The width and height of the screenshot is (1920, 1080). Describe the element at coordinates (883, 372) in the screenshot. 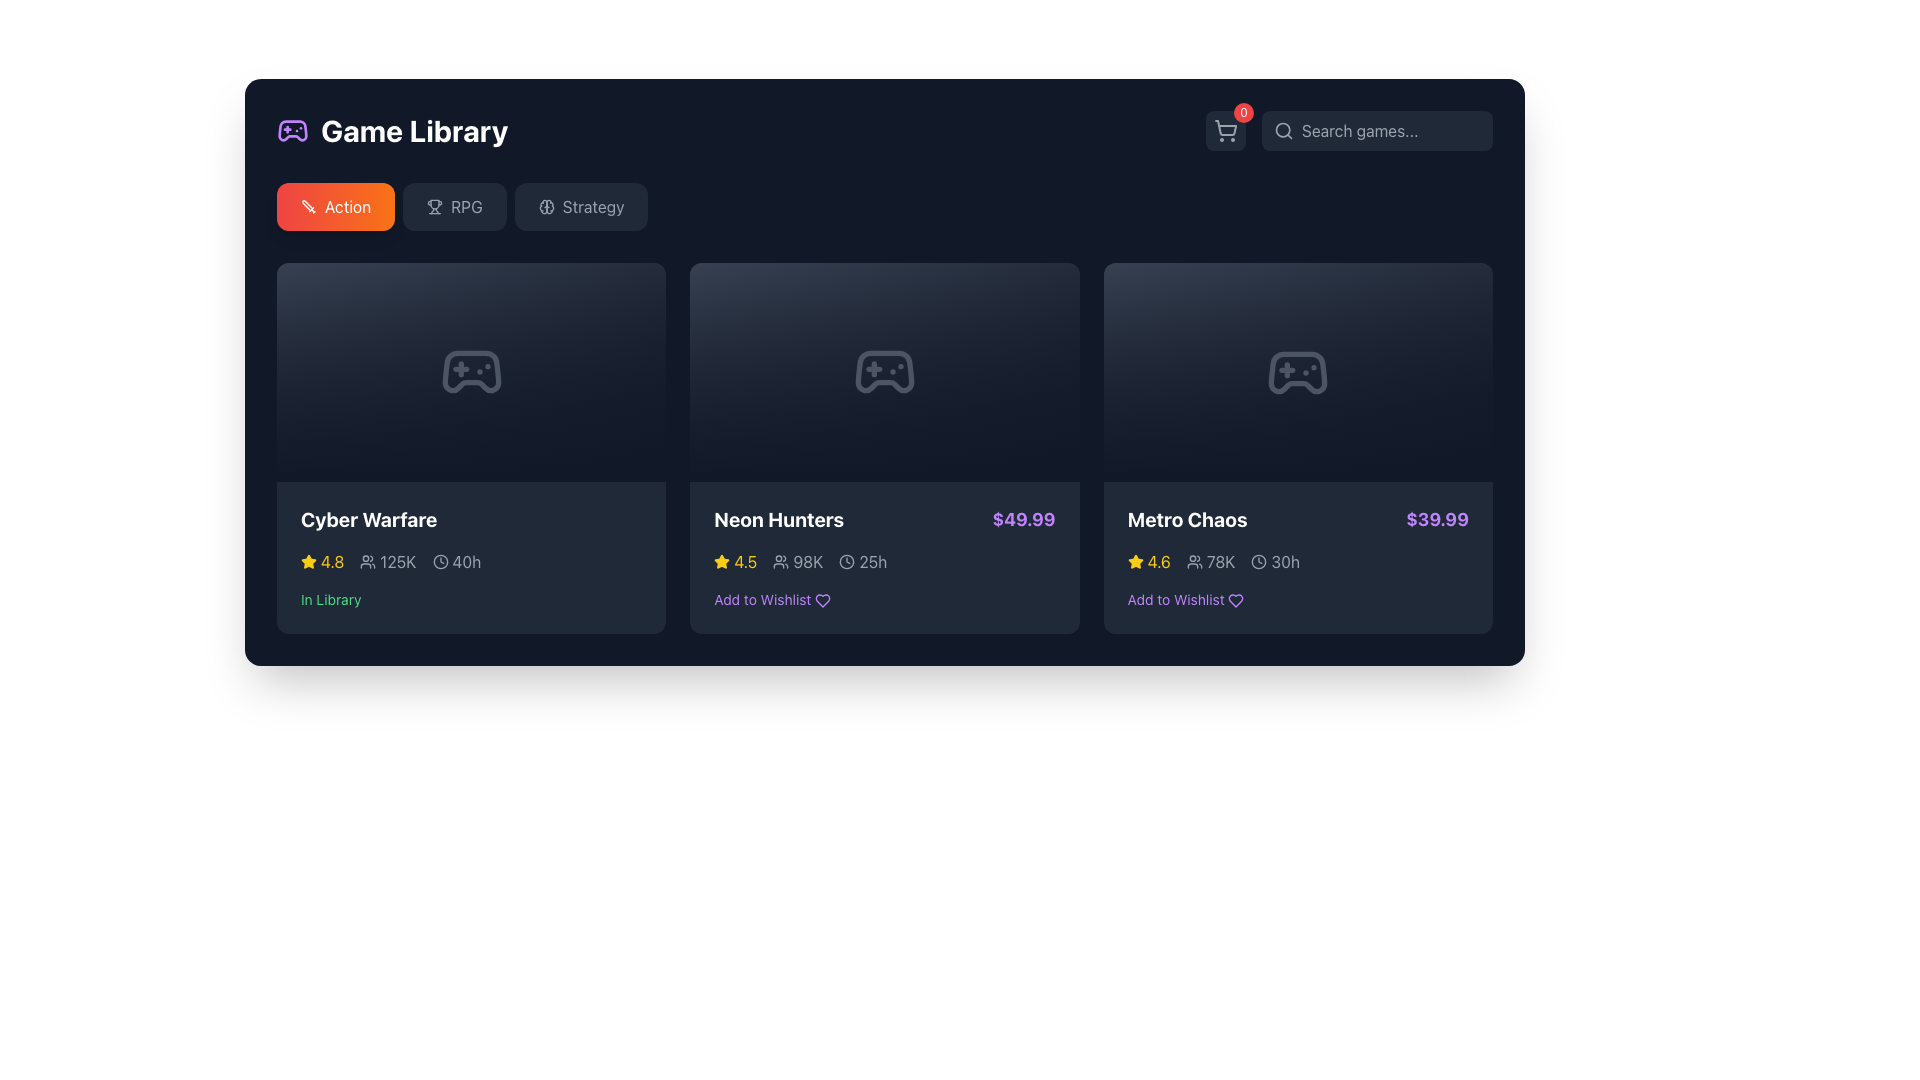

I see `the gaming-related icon located in the central card of a three-card horizontal row layout, positioned above the text 'Neon Hunters'` at that location.